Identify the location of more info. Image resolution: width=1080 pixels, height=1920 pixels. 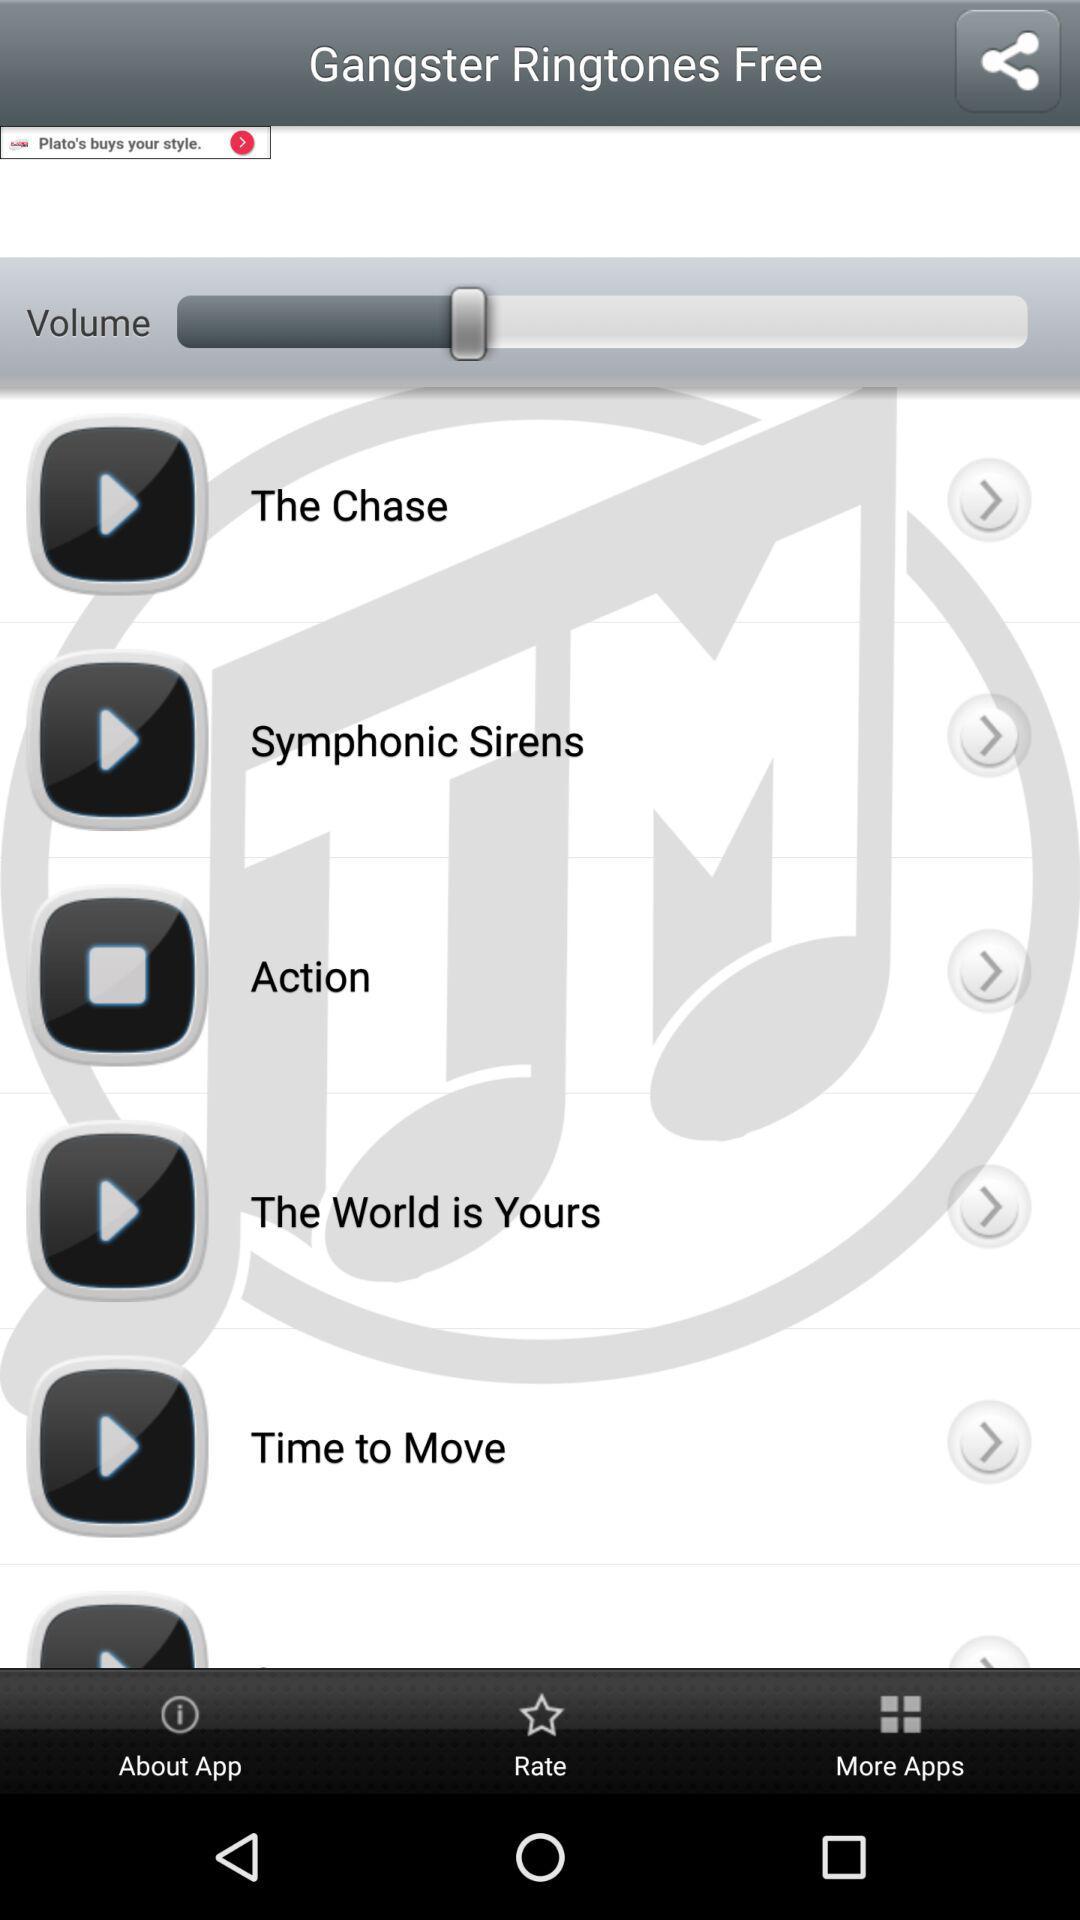
(987, 1209).